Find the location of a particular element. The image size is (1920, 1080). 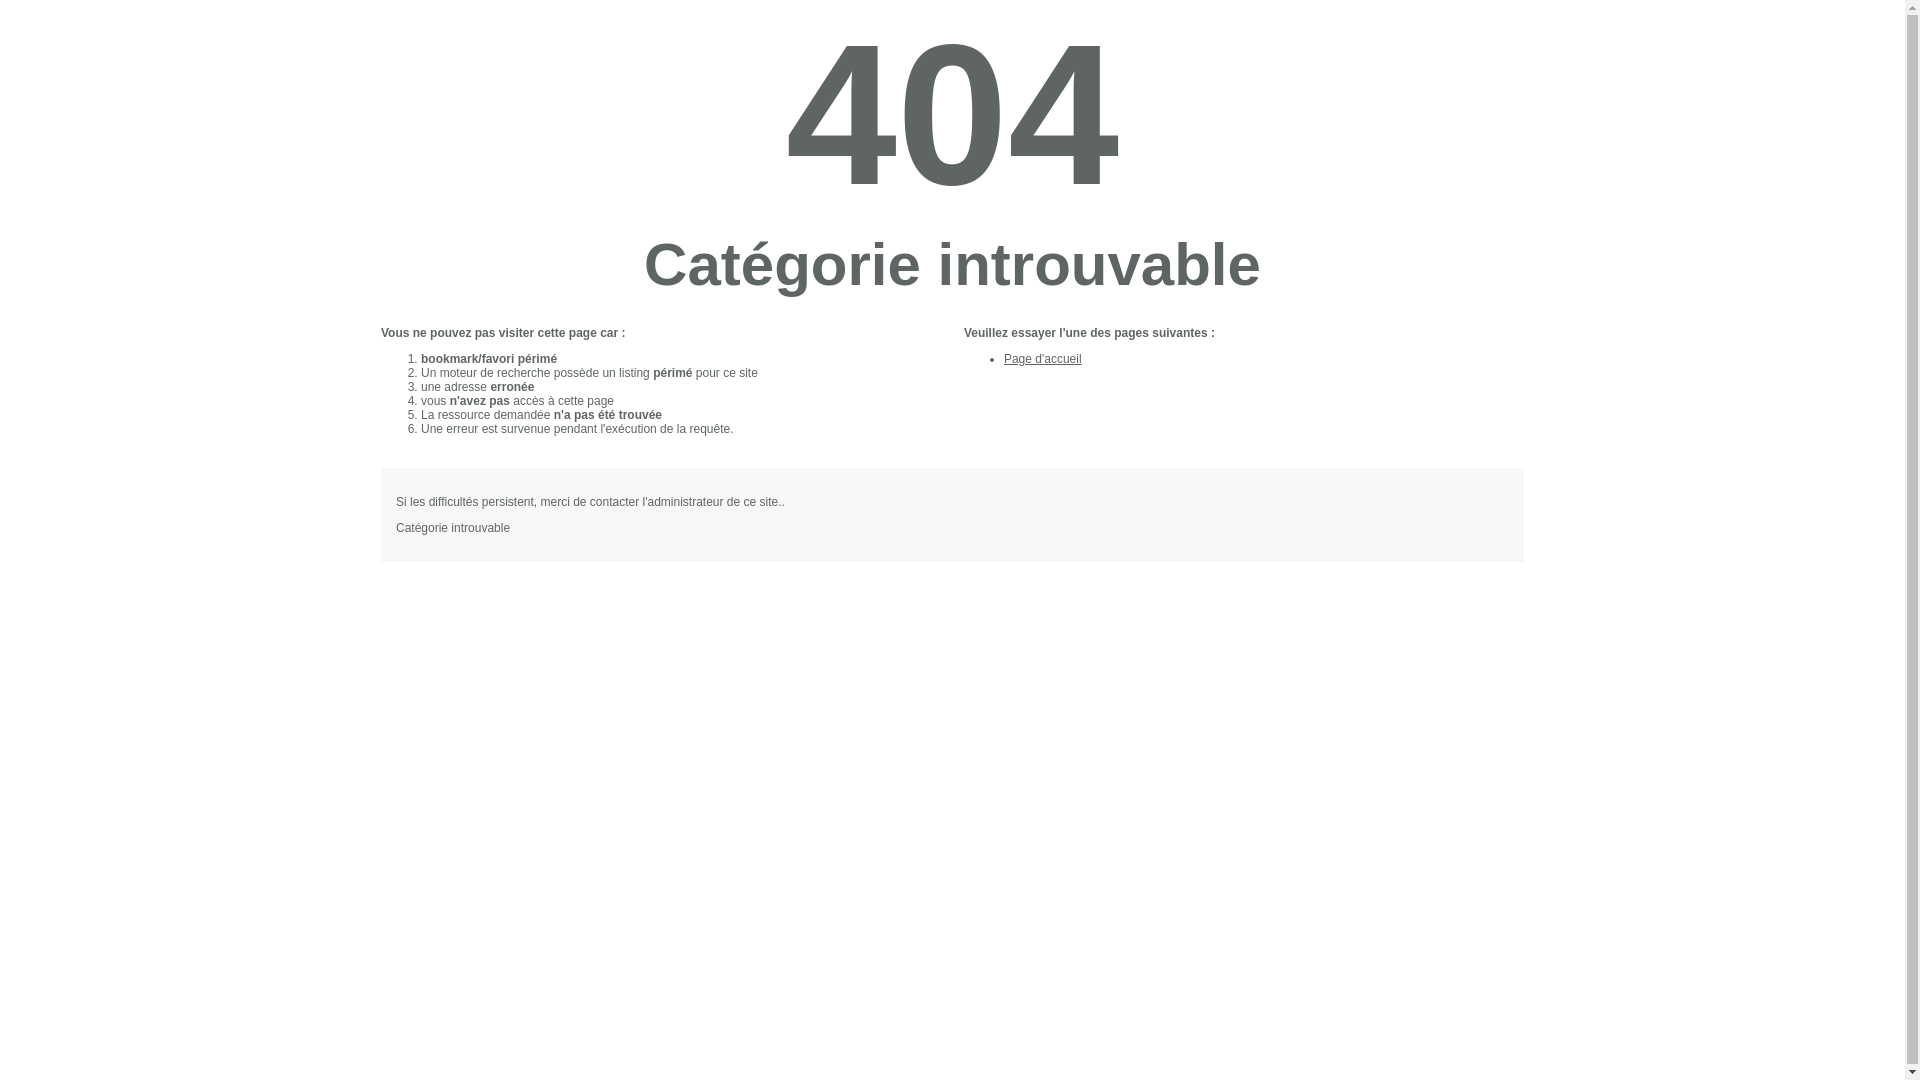

'Page d'accueil' is located at coordinates (1041, 357).